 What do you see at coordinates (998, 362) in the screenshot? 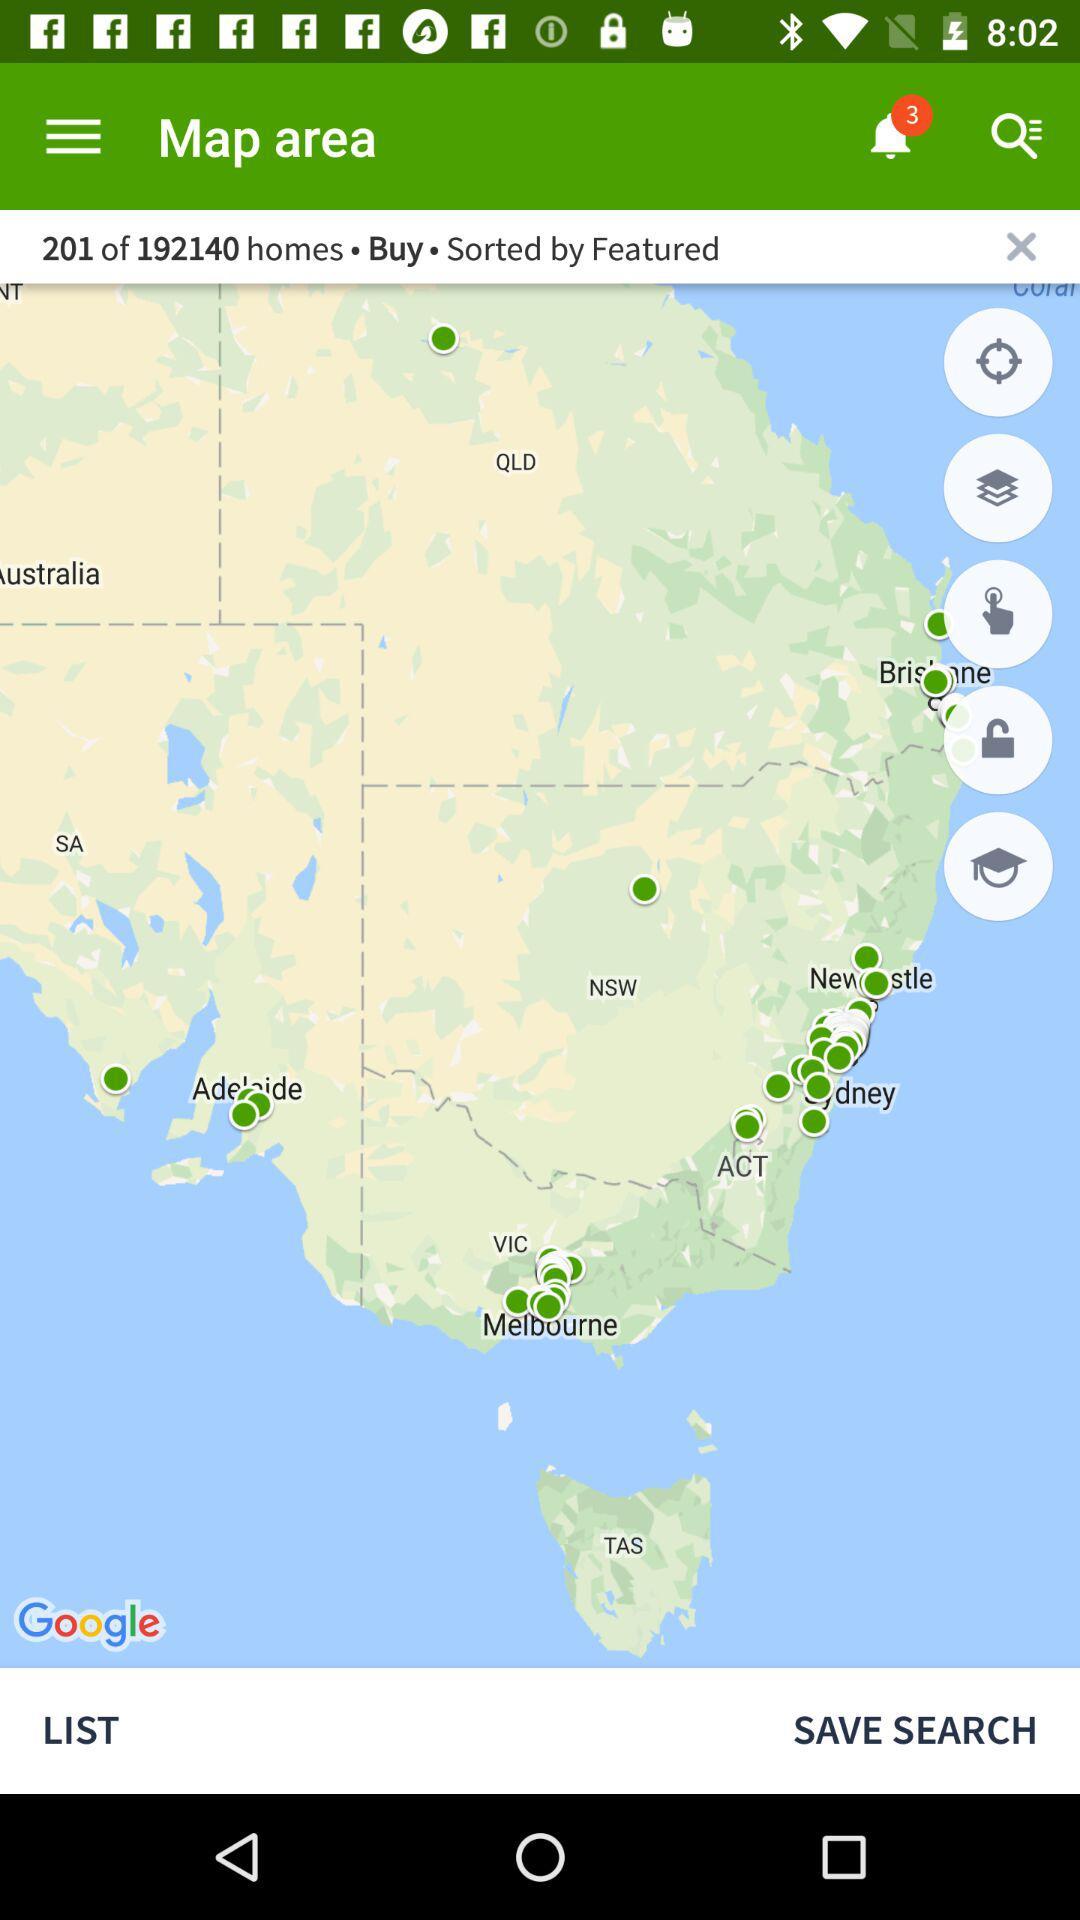
I see `pinpoint user location` at bounding box center [998, 362].